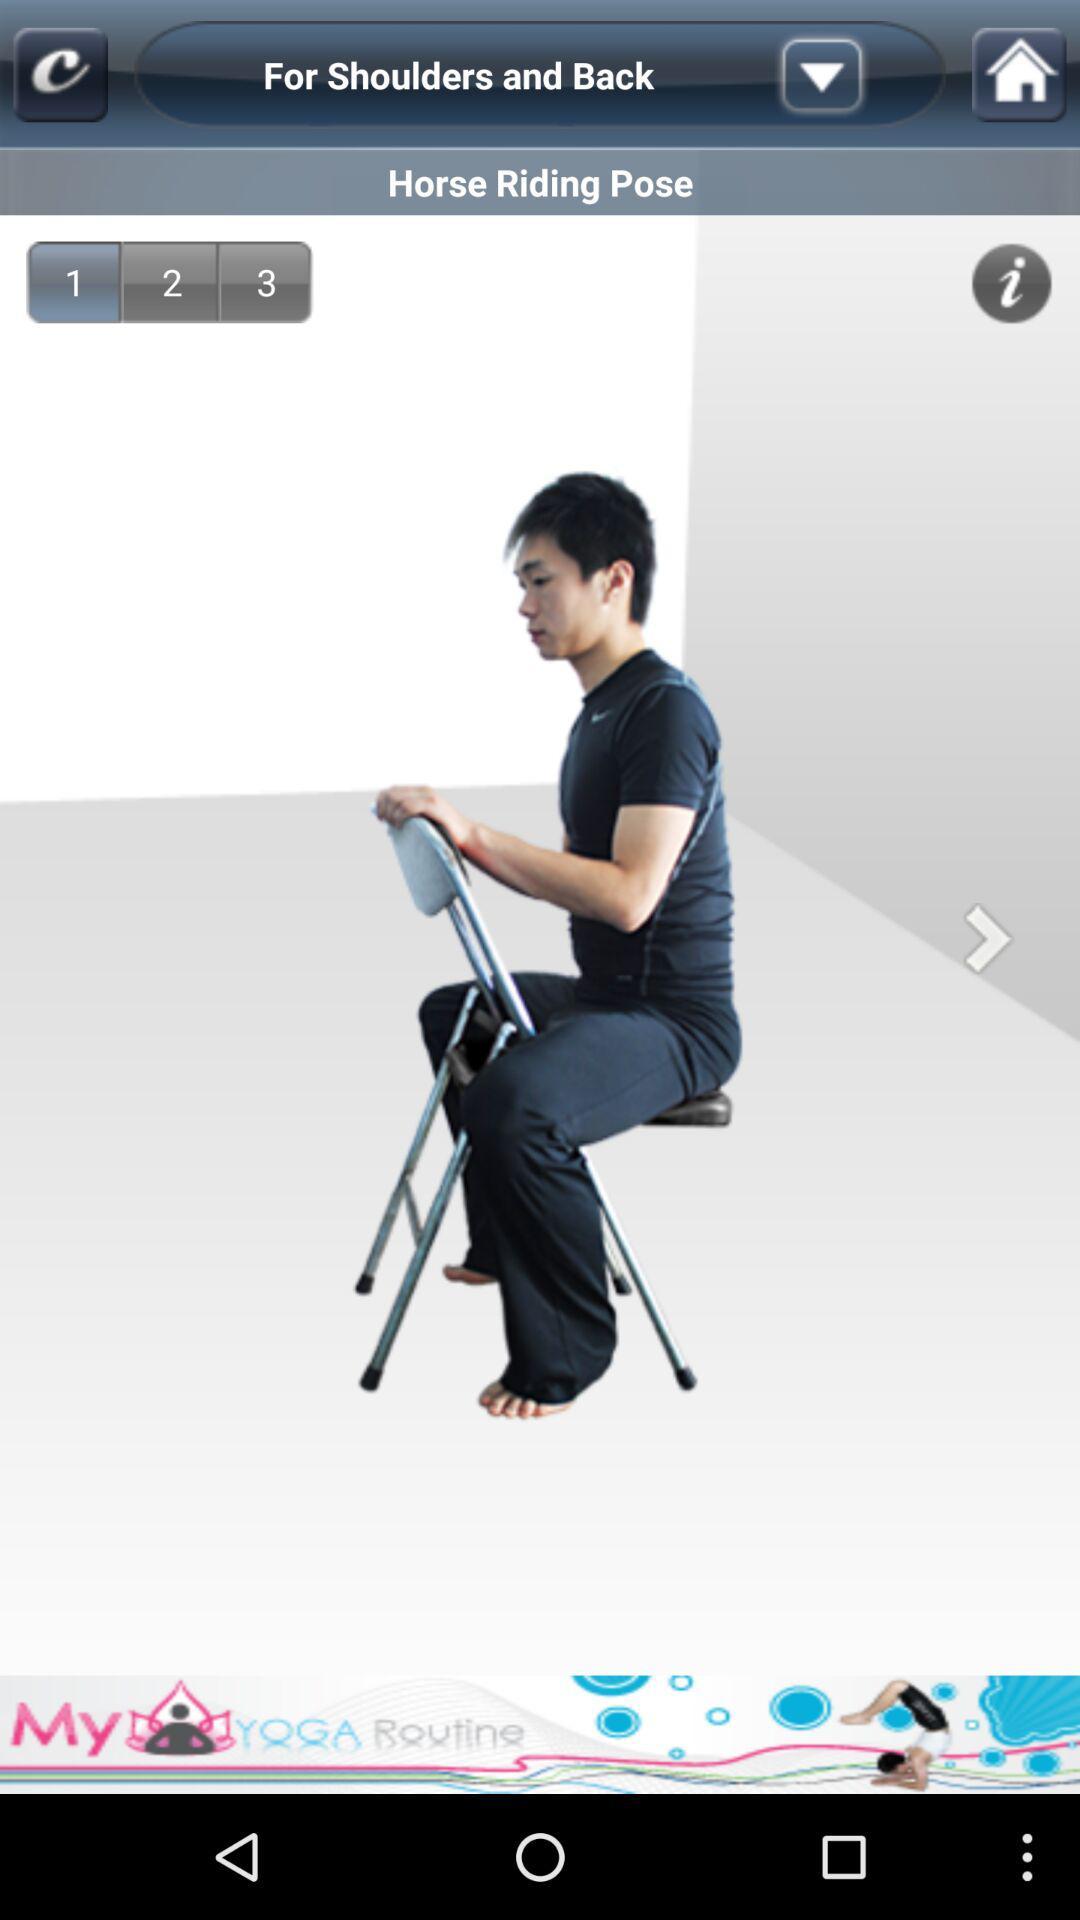 The image size is (1080, 1920). I want to click on 1 app, so click(73, 281).